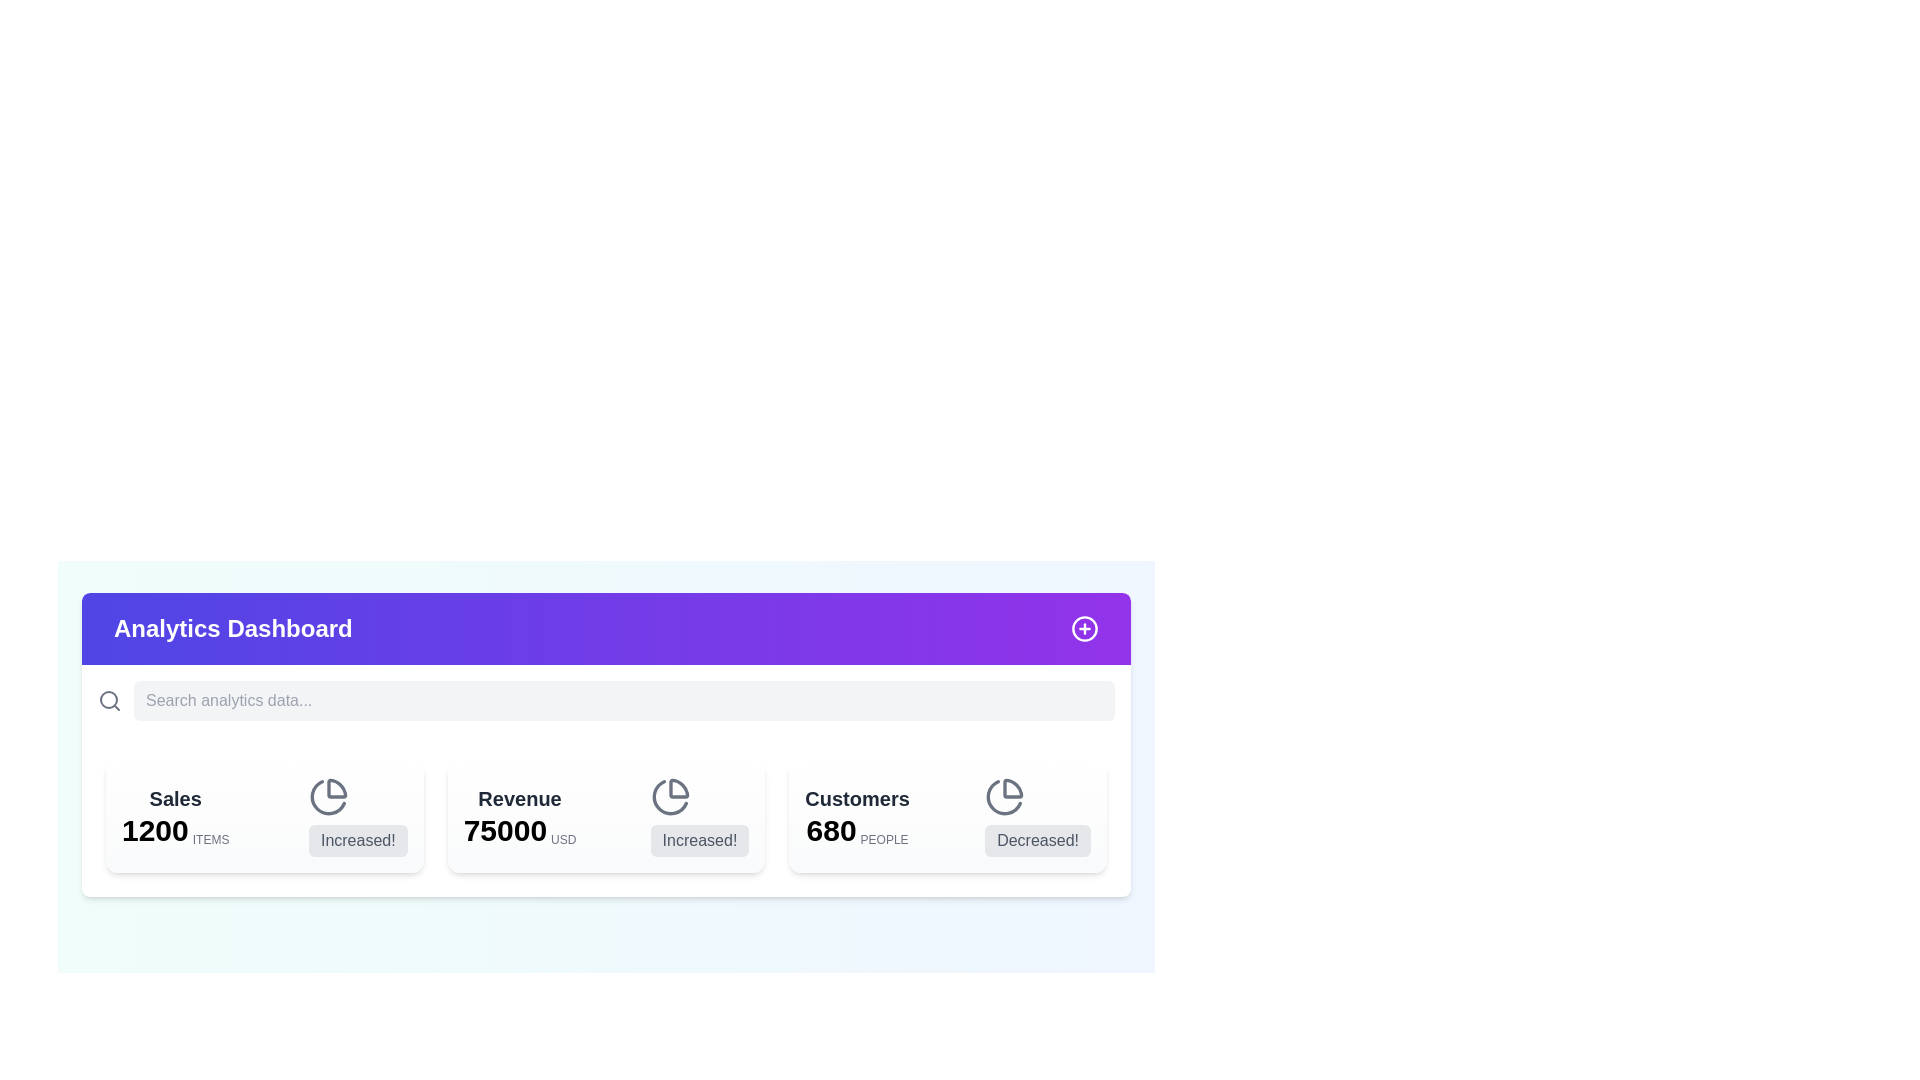 This screenshot has height=1080, width=1920. Describe the element at coordinates (1083, 627) in the screenshot. I see `the SVG Circle Graphic with a purple border and white center located in the top-right corner of the purple header section` at that location.